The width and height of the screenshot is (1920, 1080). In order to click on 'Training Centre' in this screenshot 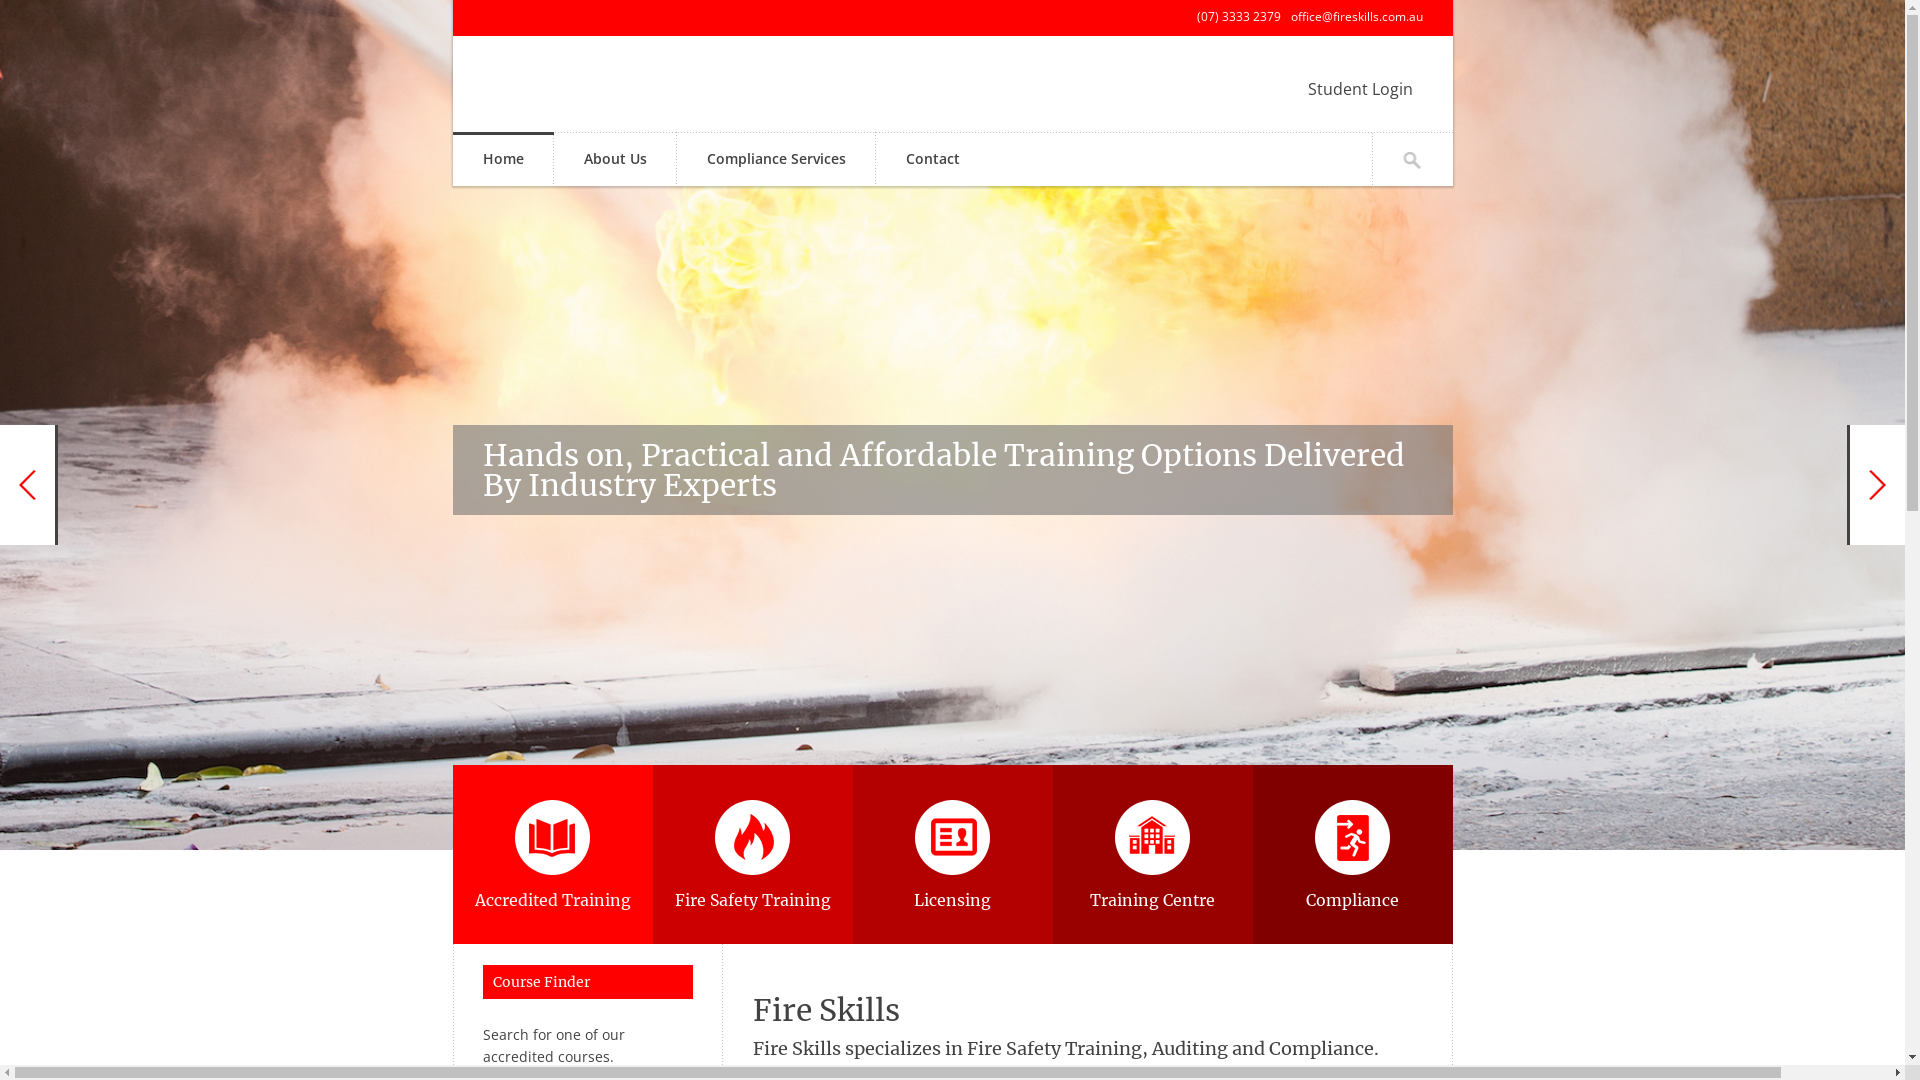, I will do `click(1152, 854)`.